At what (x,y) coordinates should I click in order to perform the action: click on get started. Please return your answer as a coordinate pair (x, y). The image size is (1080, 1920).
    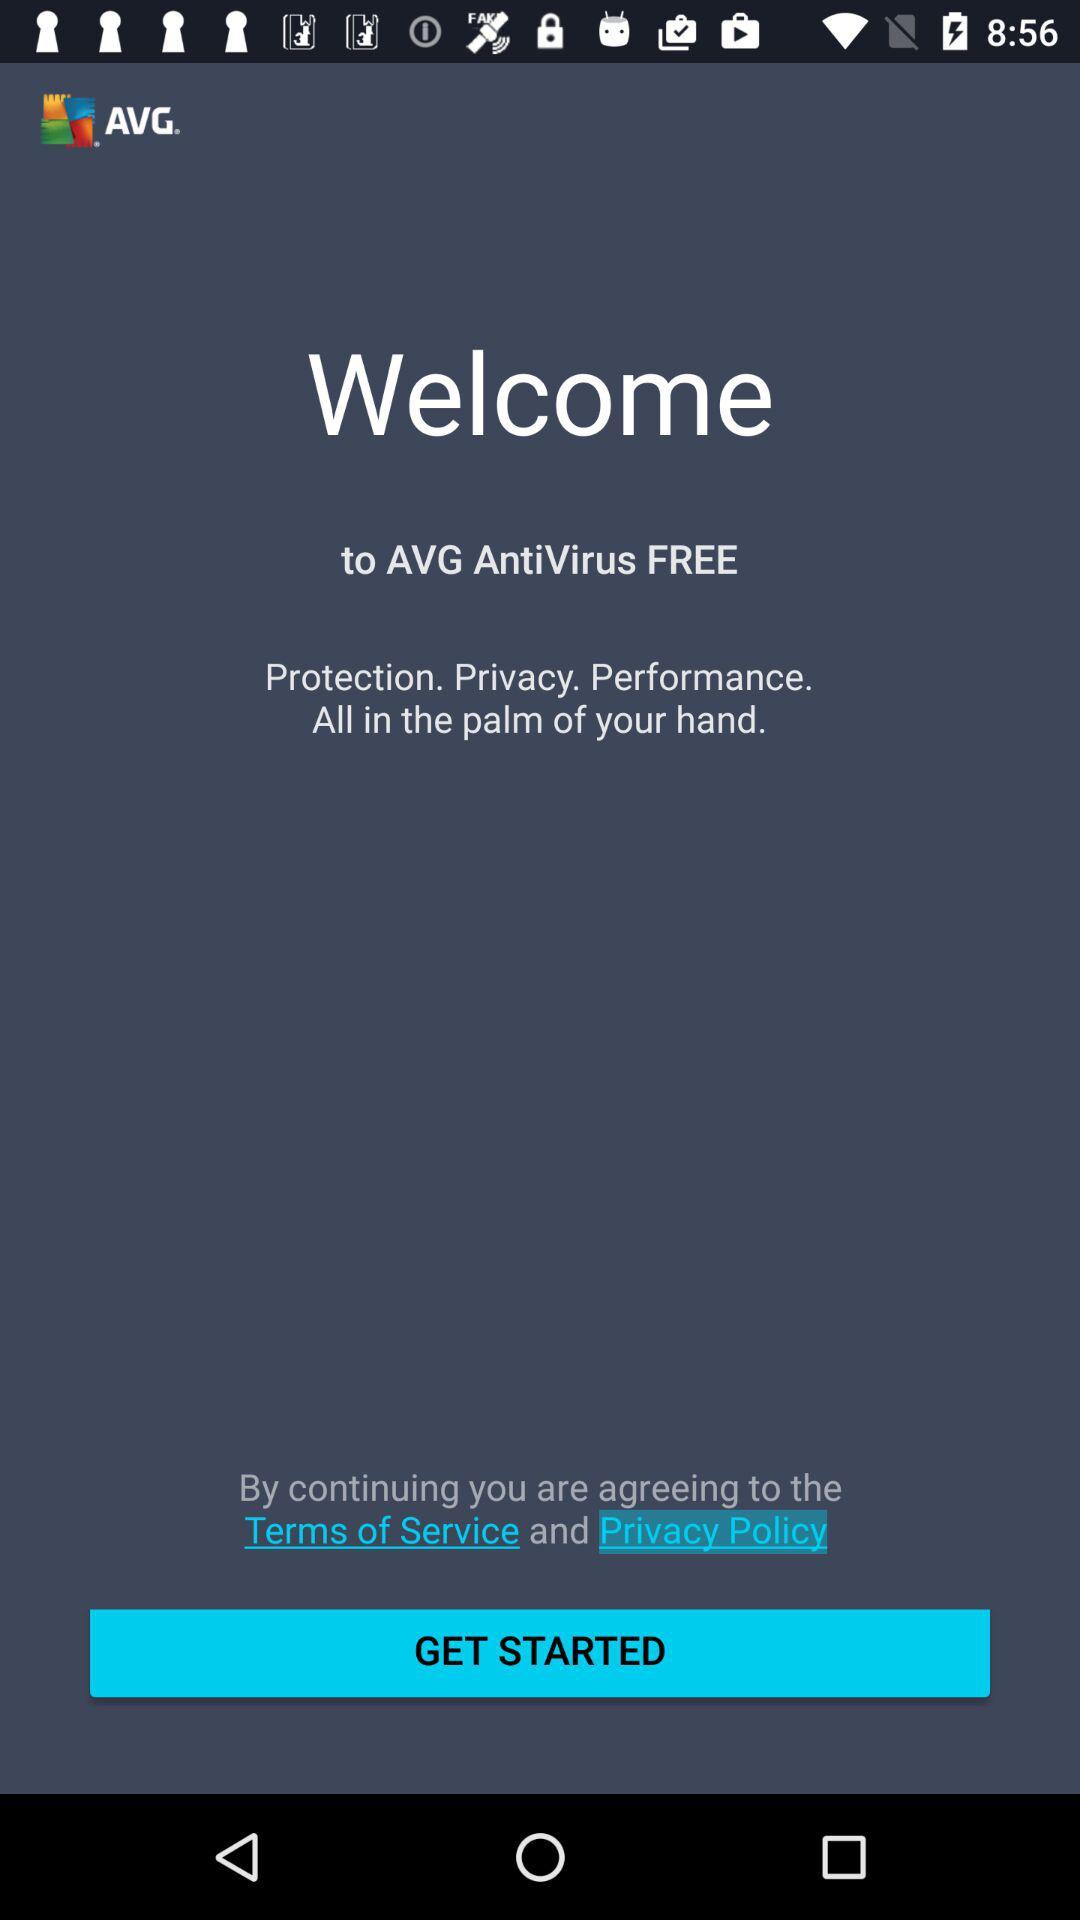
    Looking at the image, I should click on (540, 1661).